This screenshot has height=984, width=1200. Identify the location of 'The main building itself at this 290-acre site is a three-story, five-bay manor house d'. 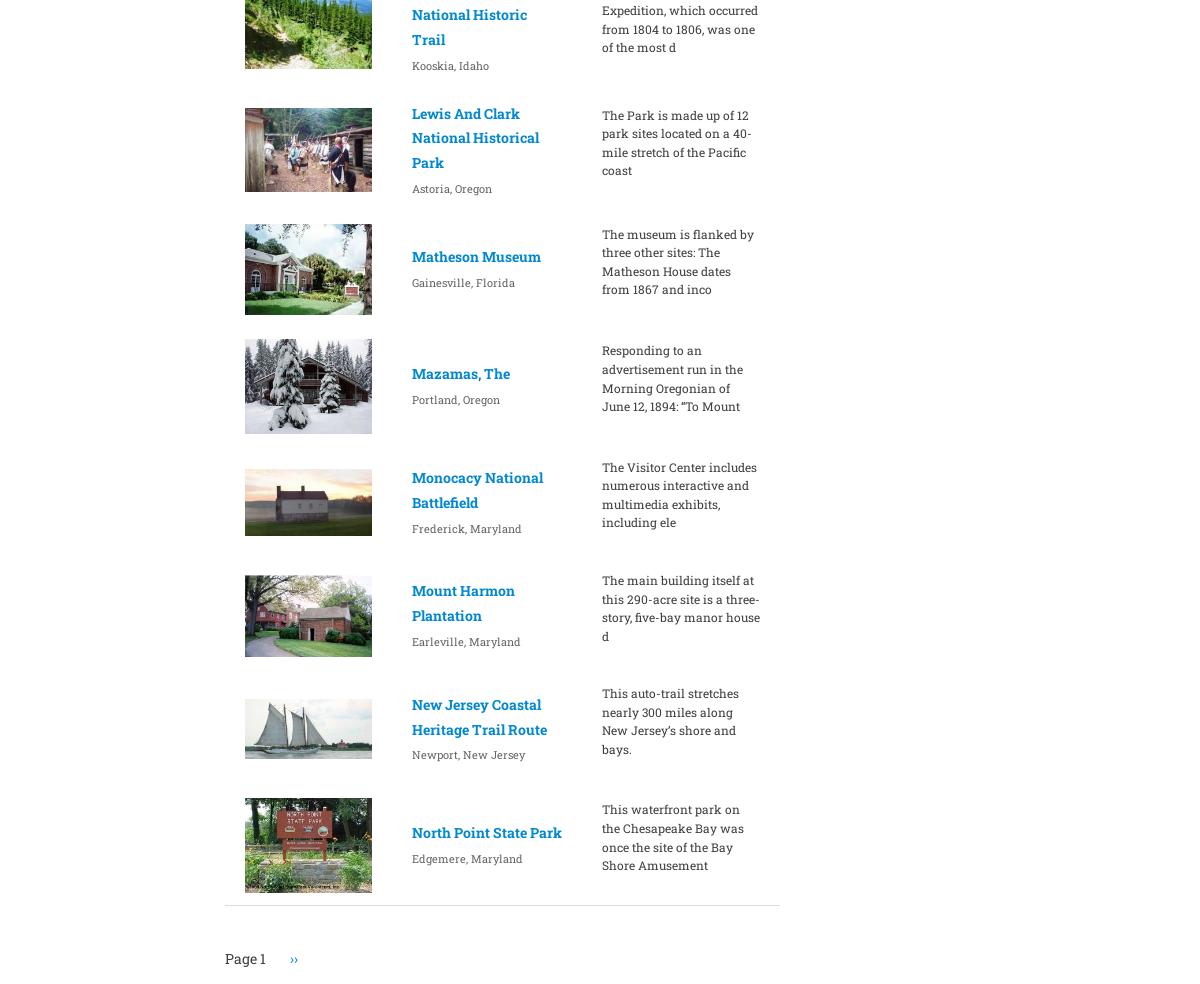
(680, 606).